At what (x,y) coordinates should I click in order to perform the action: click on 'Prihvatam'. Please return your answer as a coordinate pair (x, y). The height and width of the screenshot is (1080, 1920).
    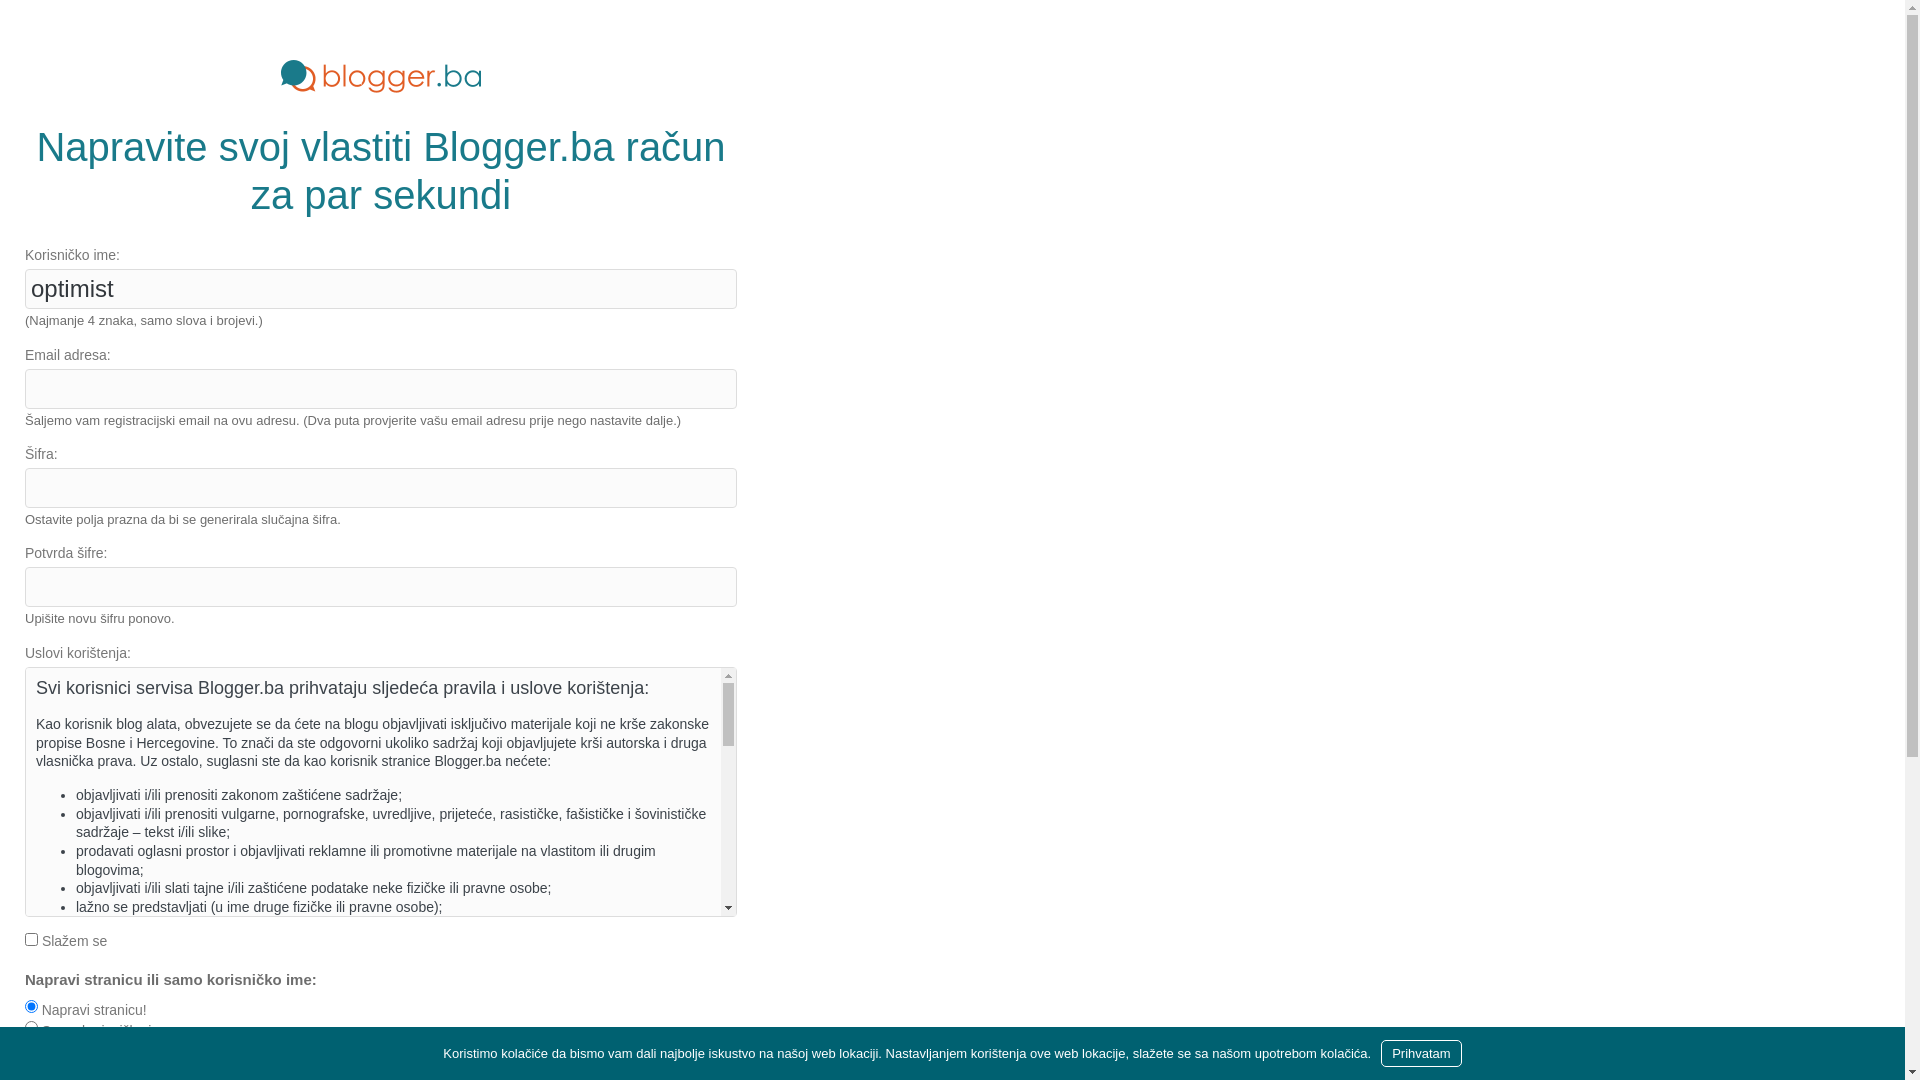
    Looking at the image, I should click on (1420, 1052).